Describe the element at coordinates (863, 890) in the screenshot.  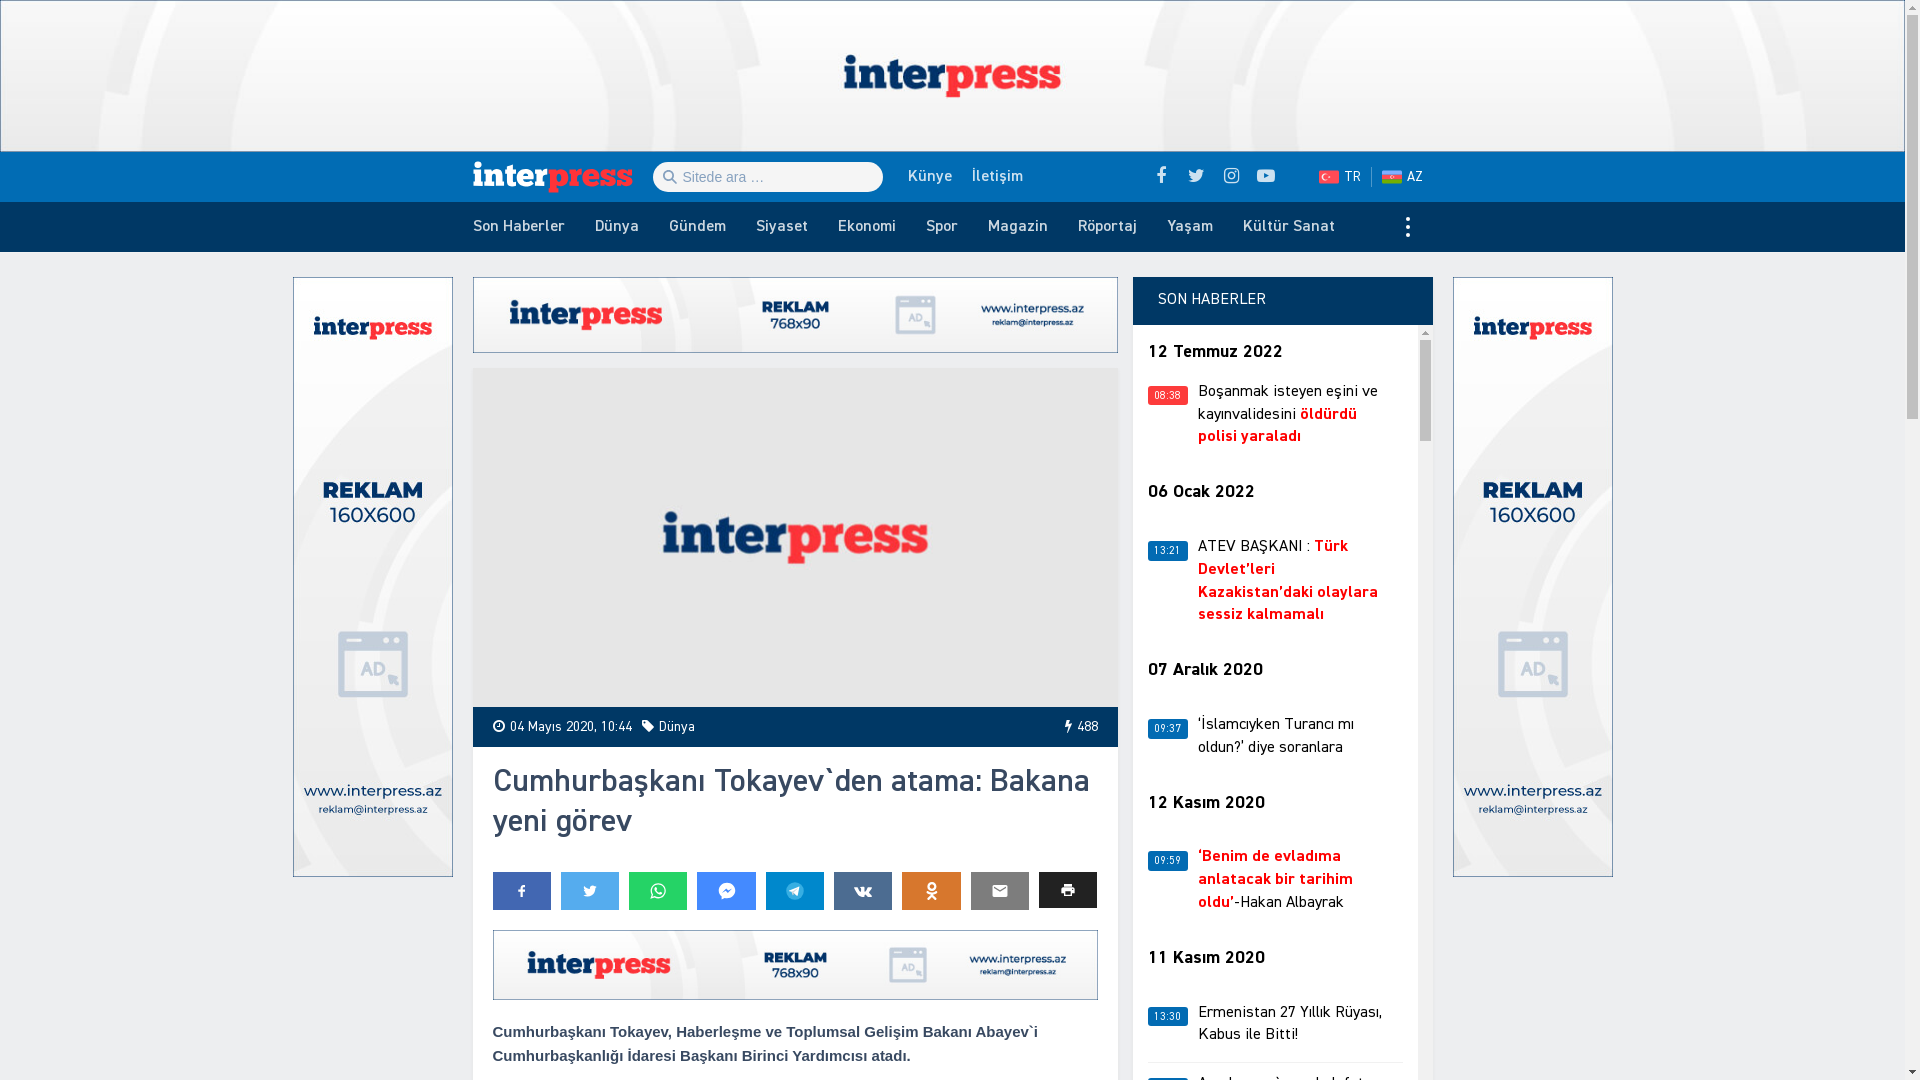
I see `'Share: VKontakte'` at that location.